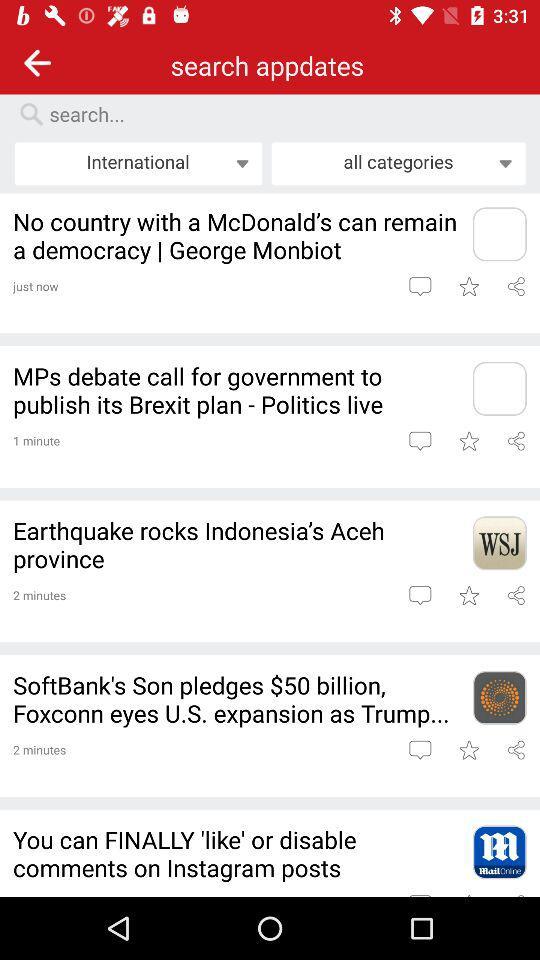 The image size is (540, 960). I want to click on share button, so click(516, 595).